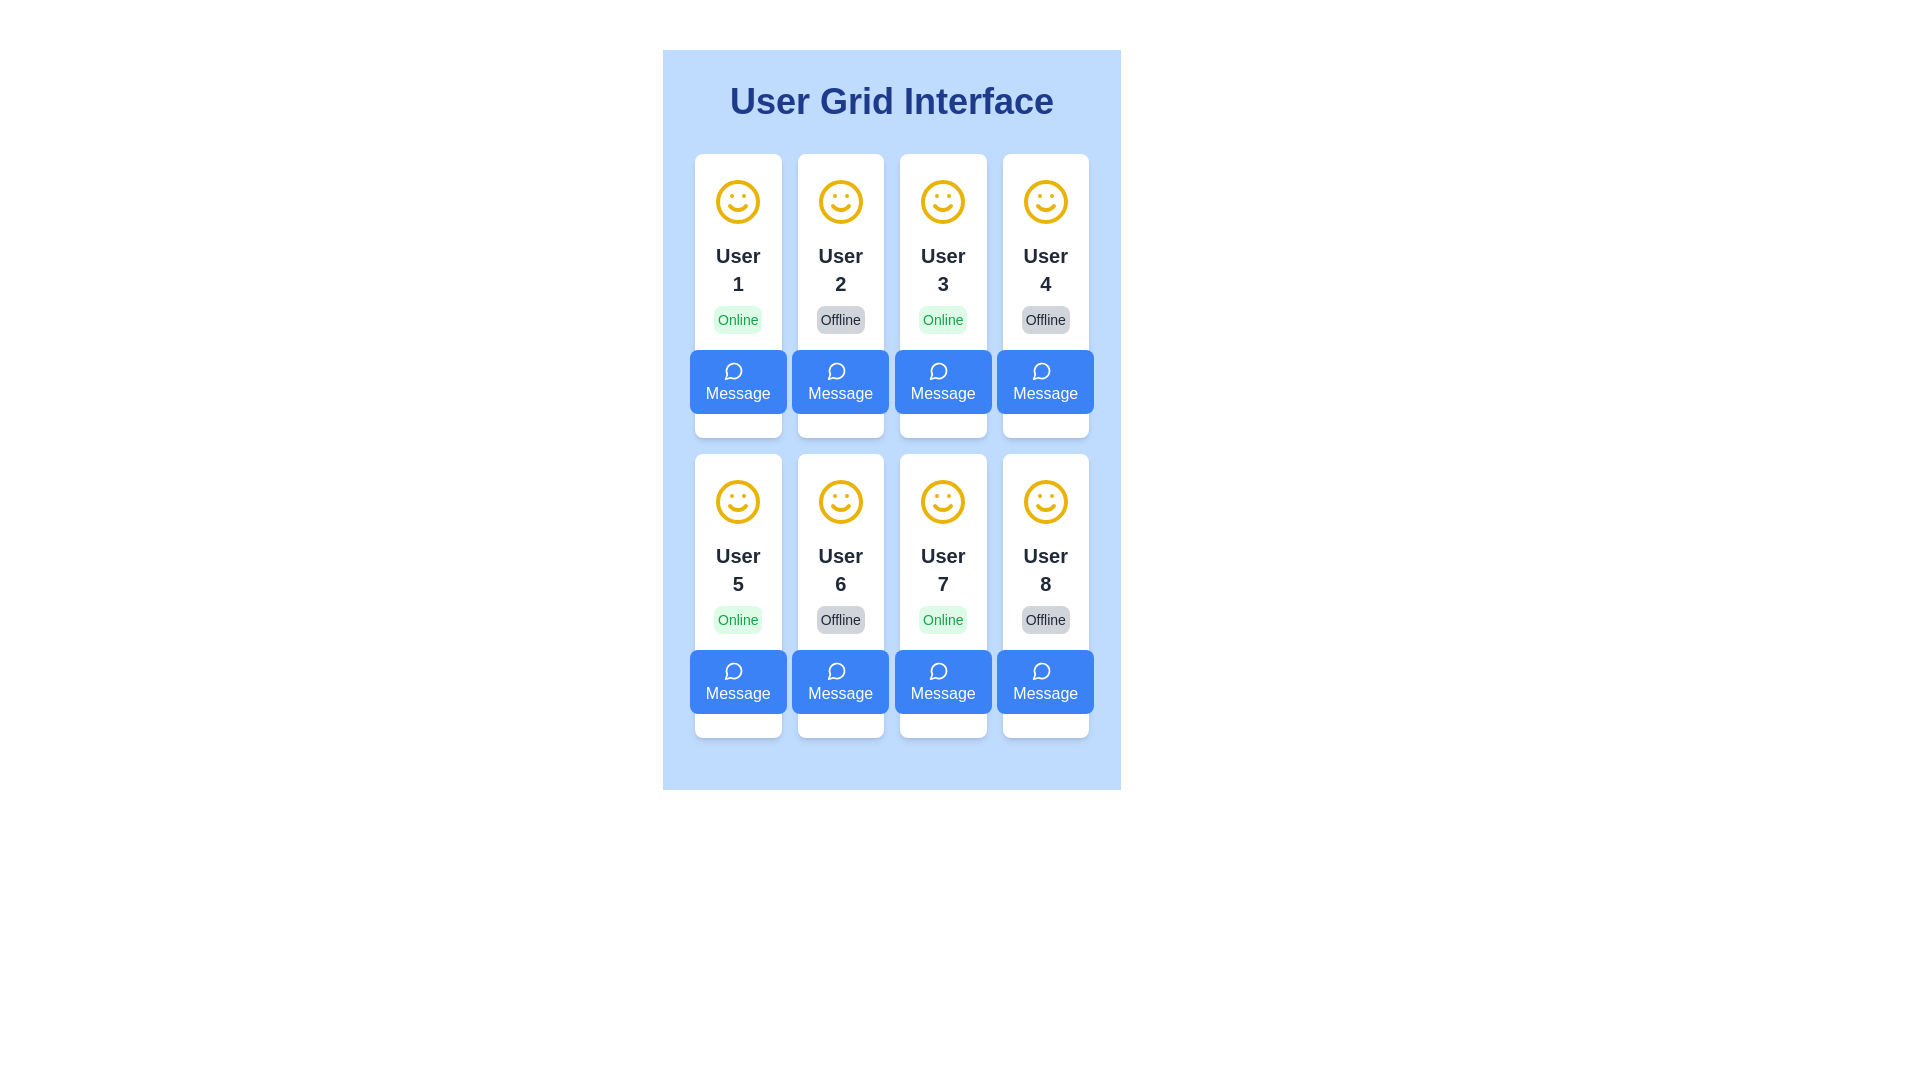 Image resolution: width=1920 pixels, height=1080 pixels. I want to click on the button located at the bottom of 'User 8's card, which is the fourth user card in the second row, so click(1044, 681).